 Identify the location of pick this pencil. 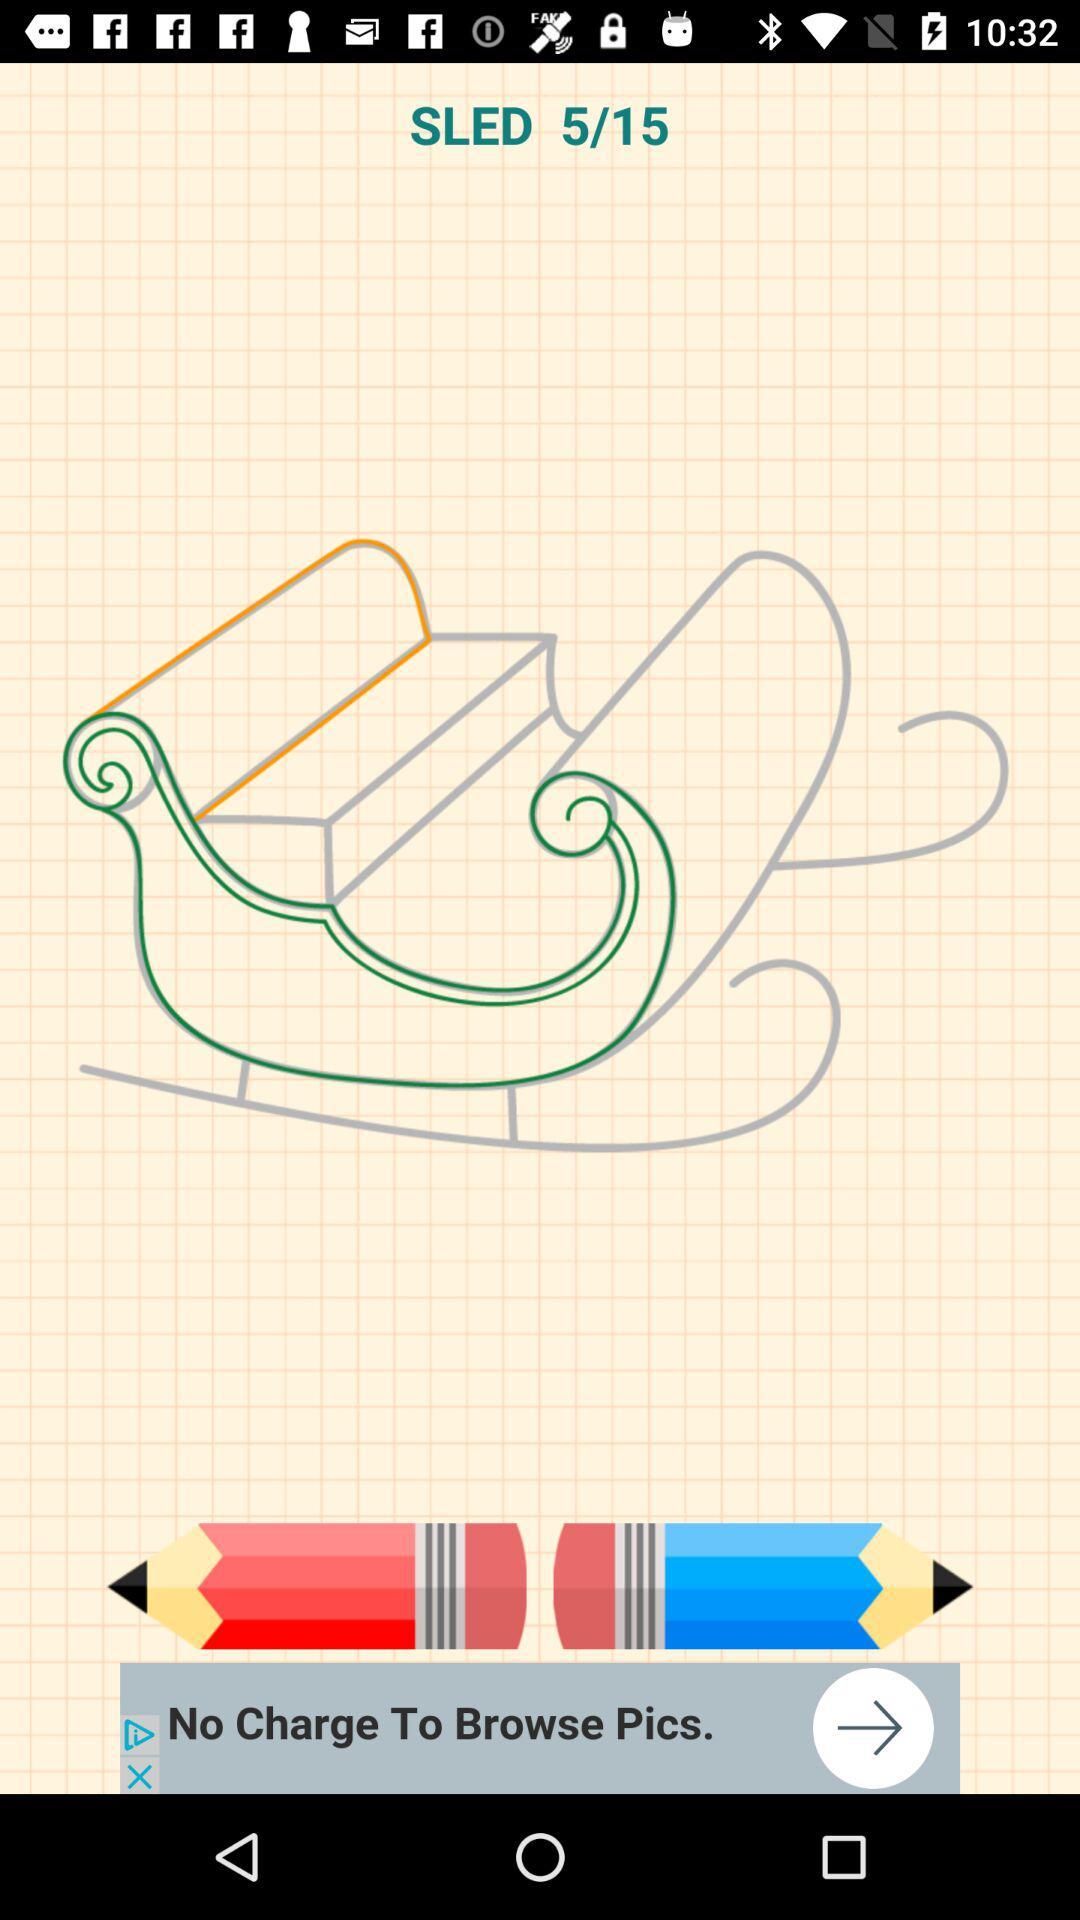
(763, 1585).